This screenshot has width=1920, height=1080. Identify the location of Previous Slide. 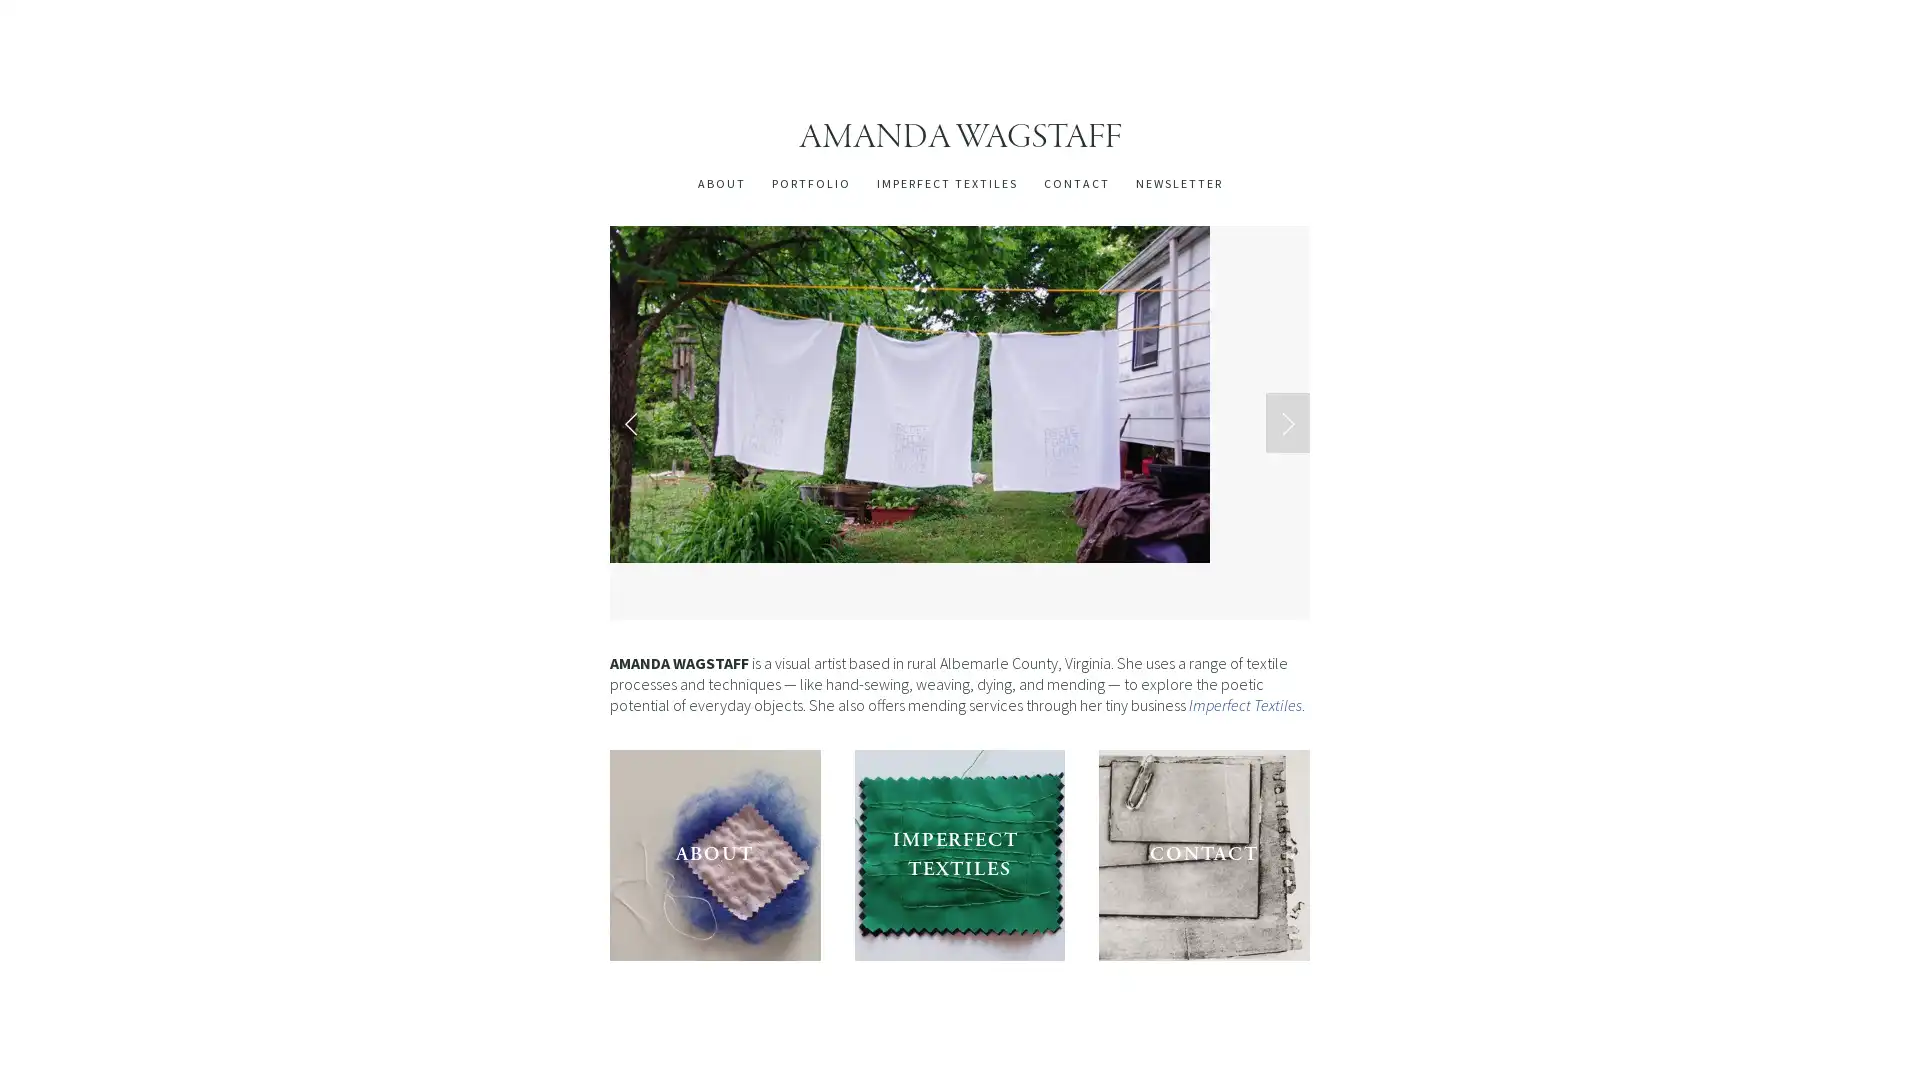
(631, 420).